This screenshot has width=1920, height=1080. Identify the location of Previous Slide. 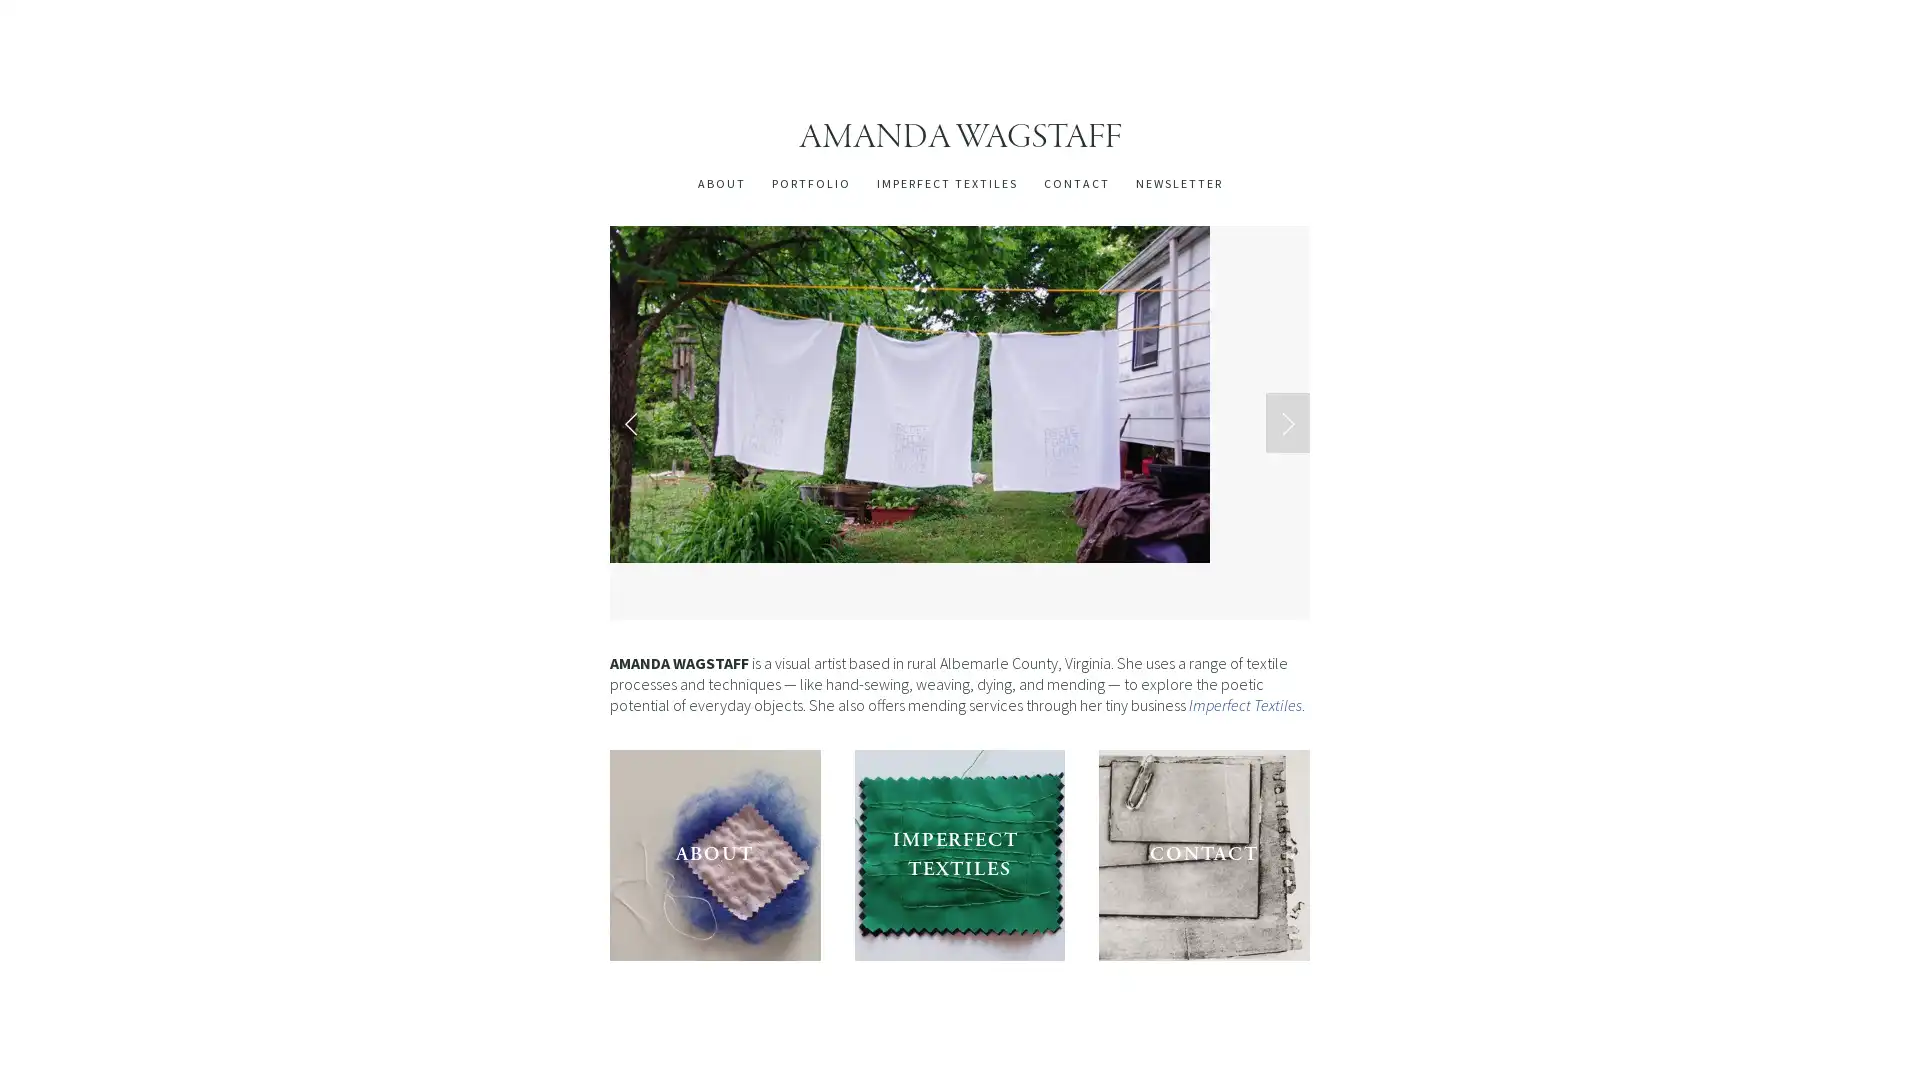
(631, 420).